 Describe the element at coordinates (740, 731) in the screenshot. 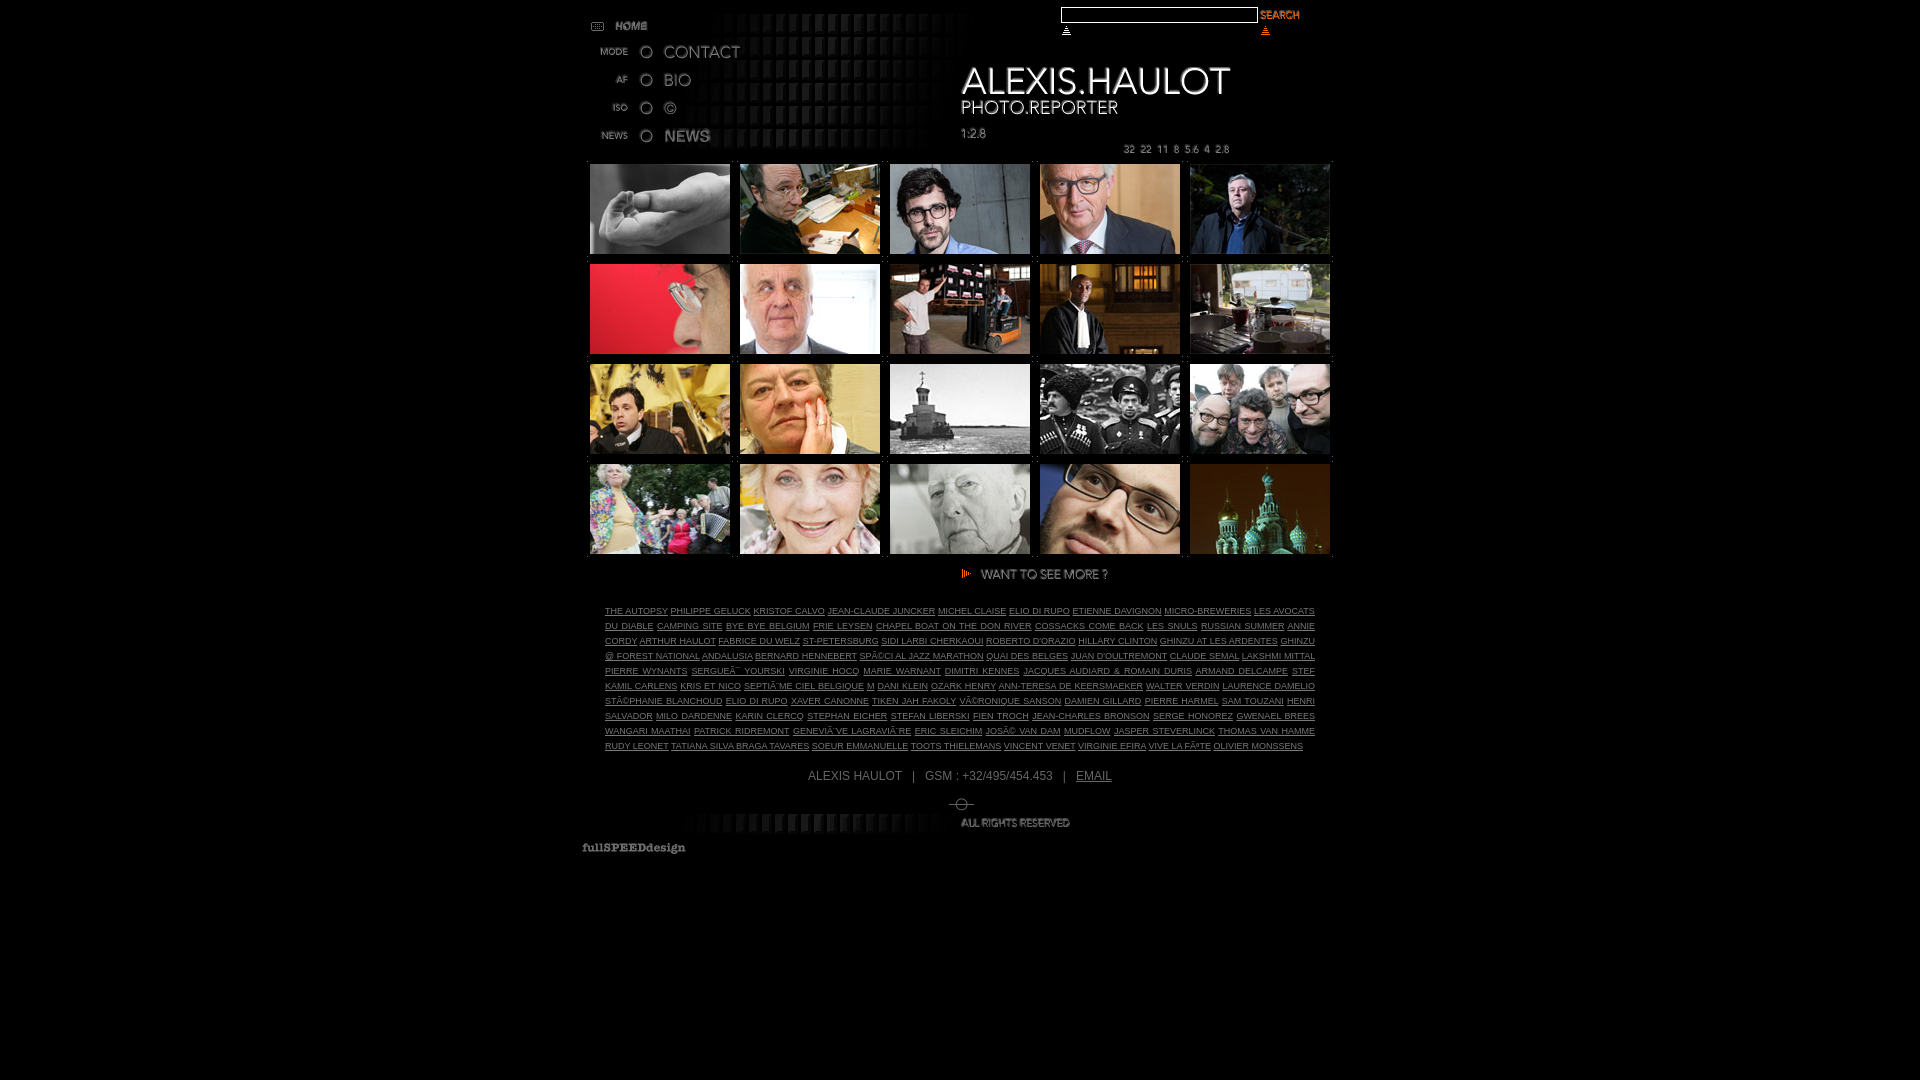

I see `'PATRICK RIDREMONT'` at that location.